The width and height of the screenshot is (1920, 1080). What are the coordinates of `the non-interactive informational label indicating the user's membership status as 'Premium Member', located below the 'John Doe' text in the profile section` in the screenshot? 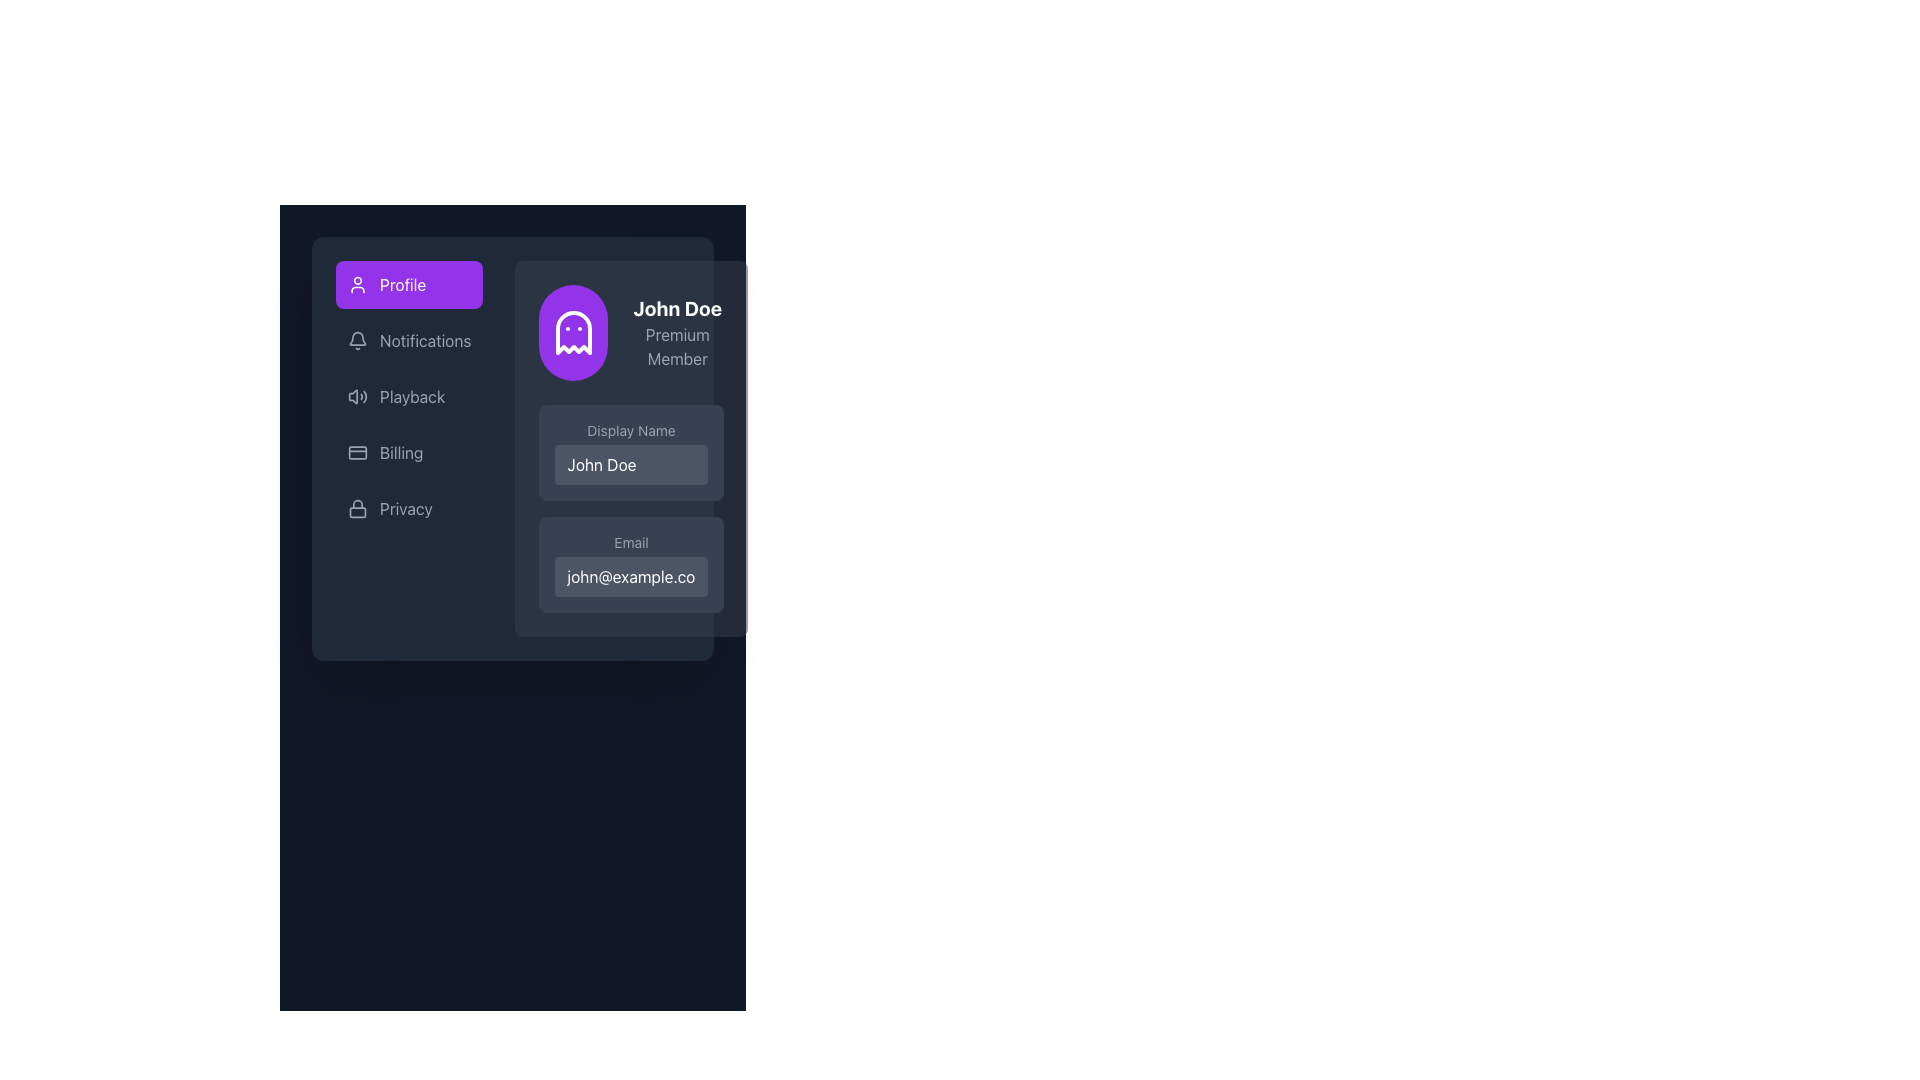 It's located at (677, 346).